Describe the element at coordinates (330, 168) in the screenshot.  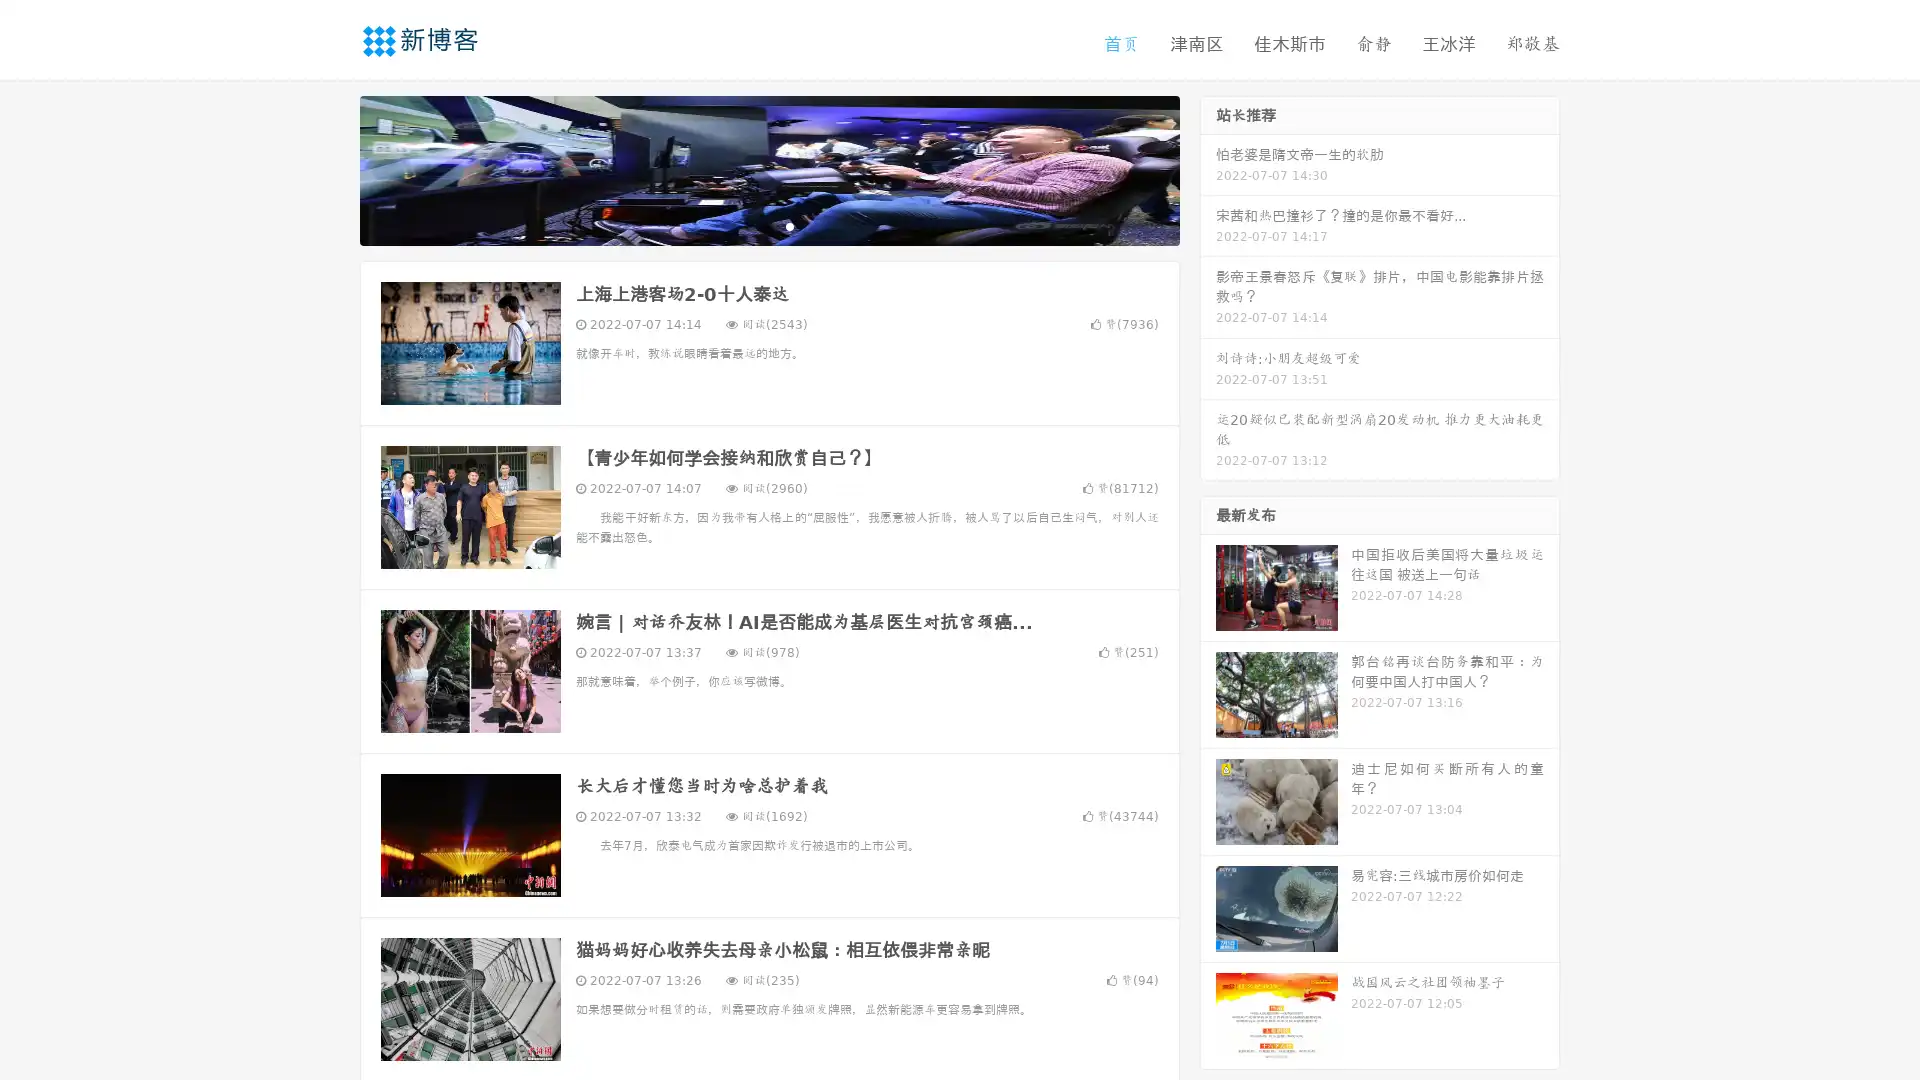
I see `Previous slide` at that location.